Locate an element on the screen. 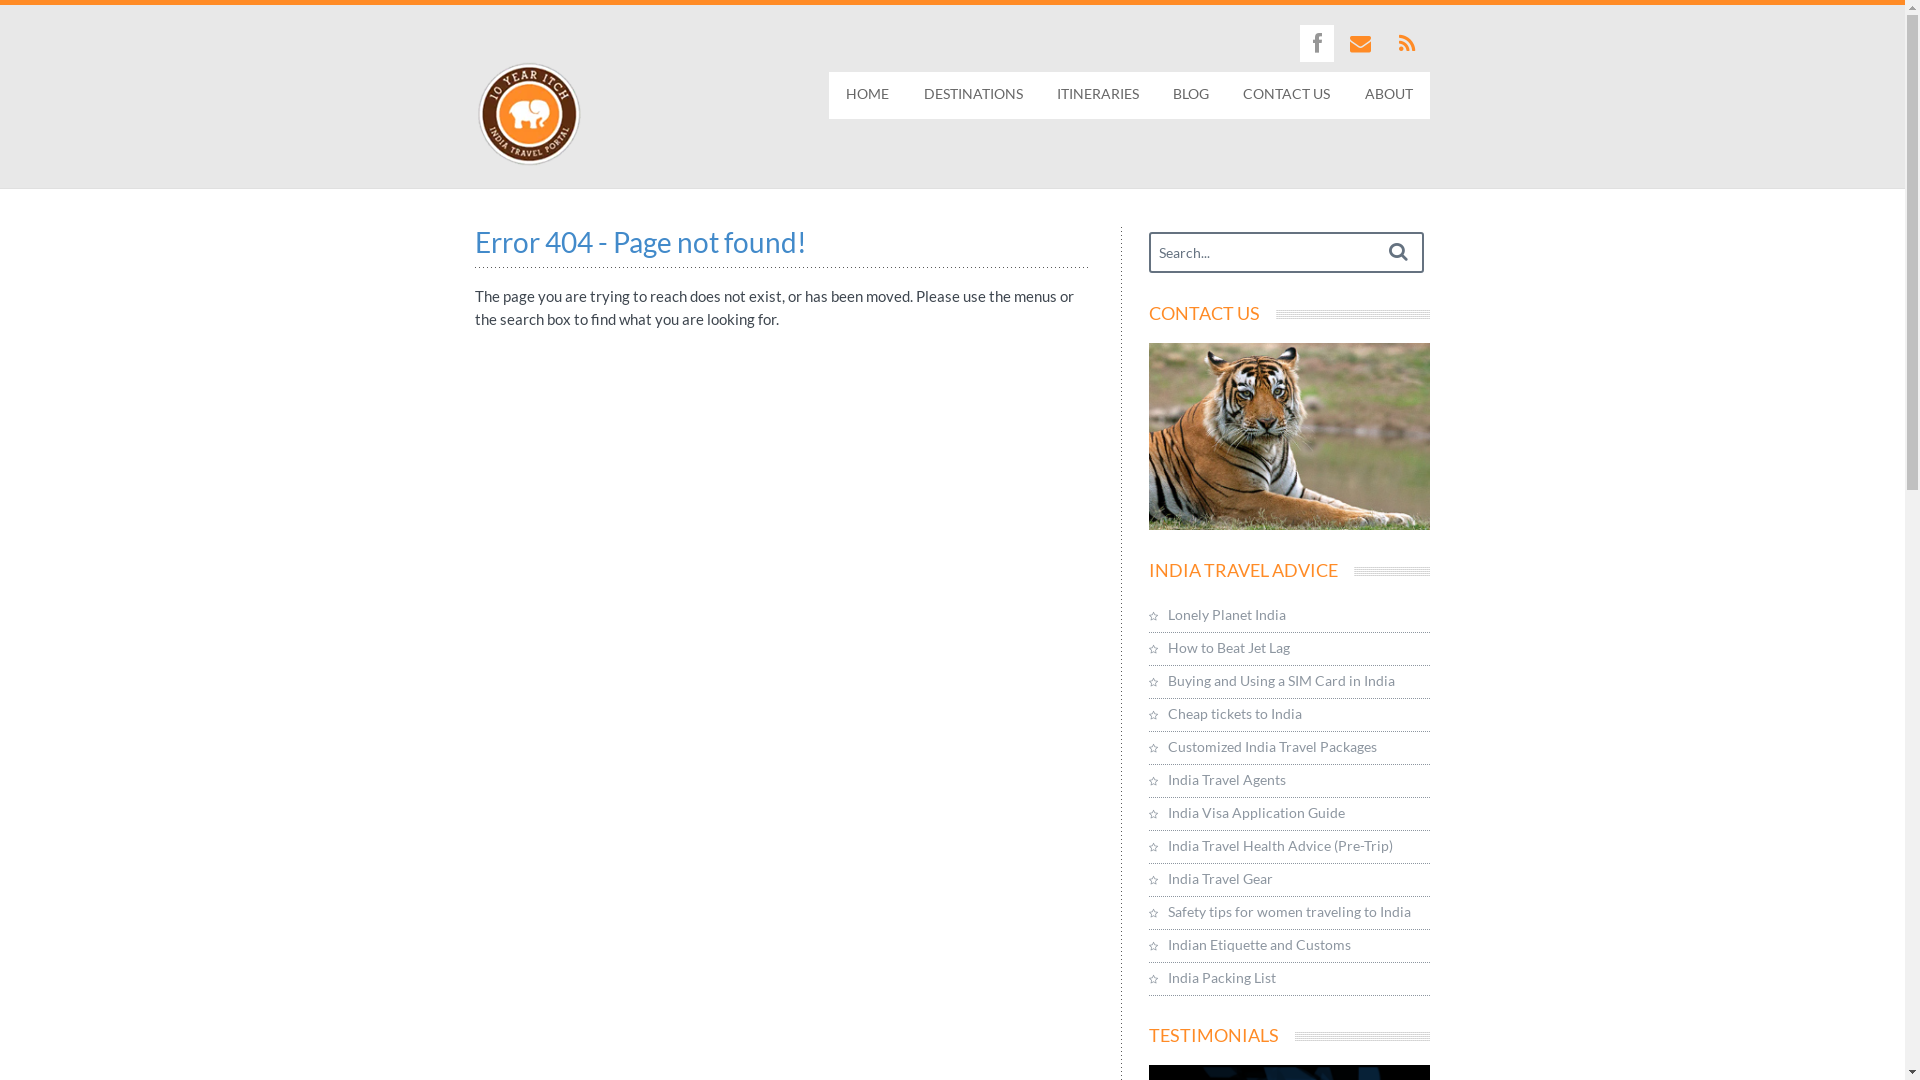 Image resolution: width=1920 pixels, height=1080 pixels. 'India Travel Gear' is located at coordinates (1148, 879).